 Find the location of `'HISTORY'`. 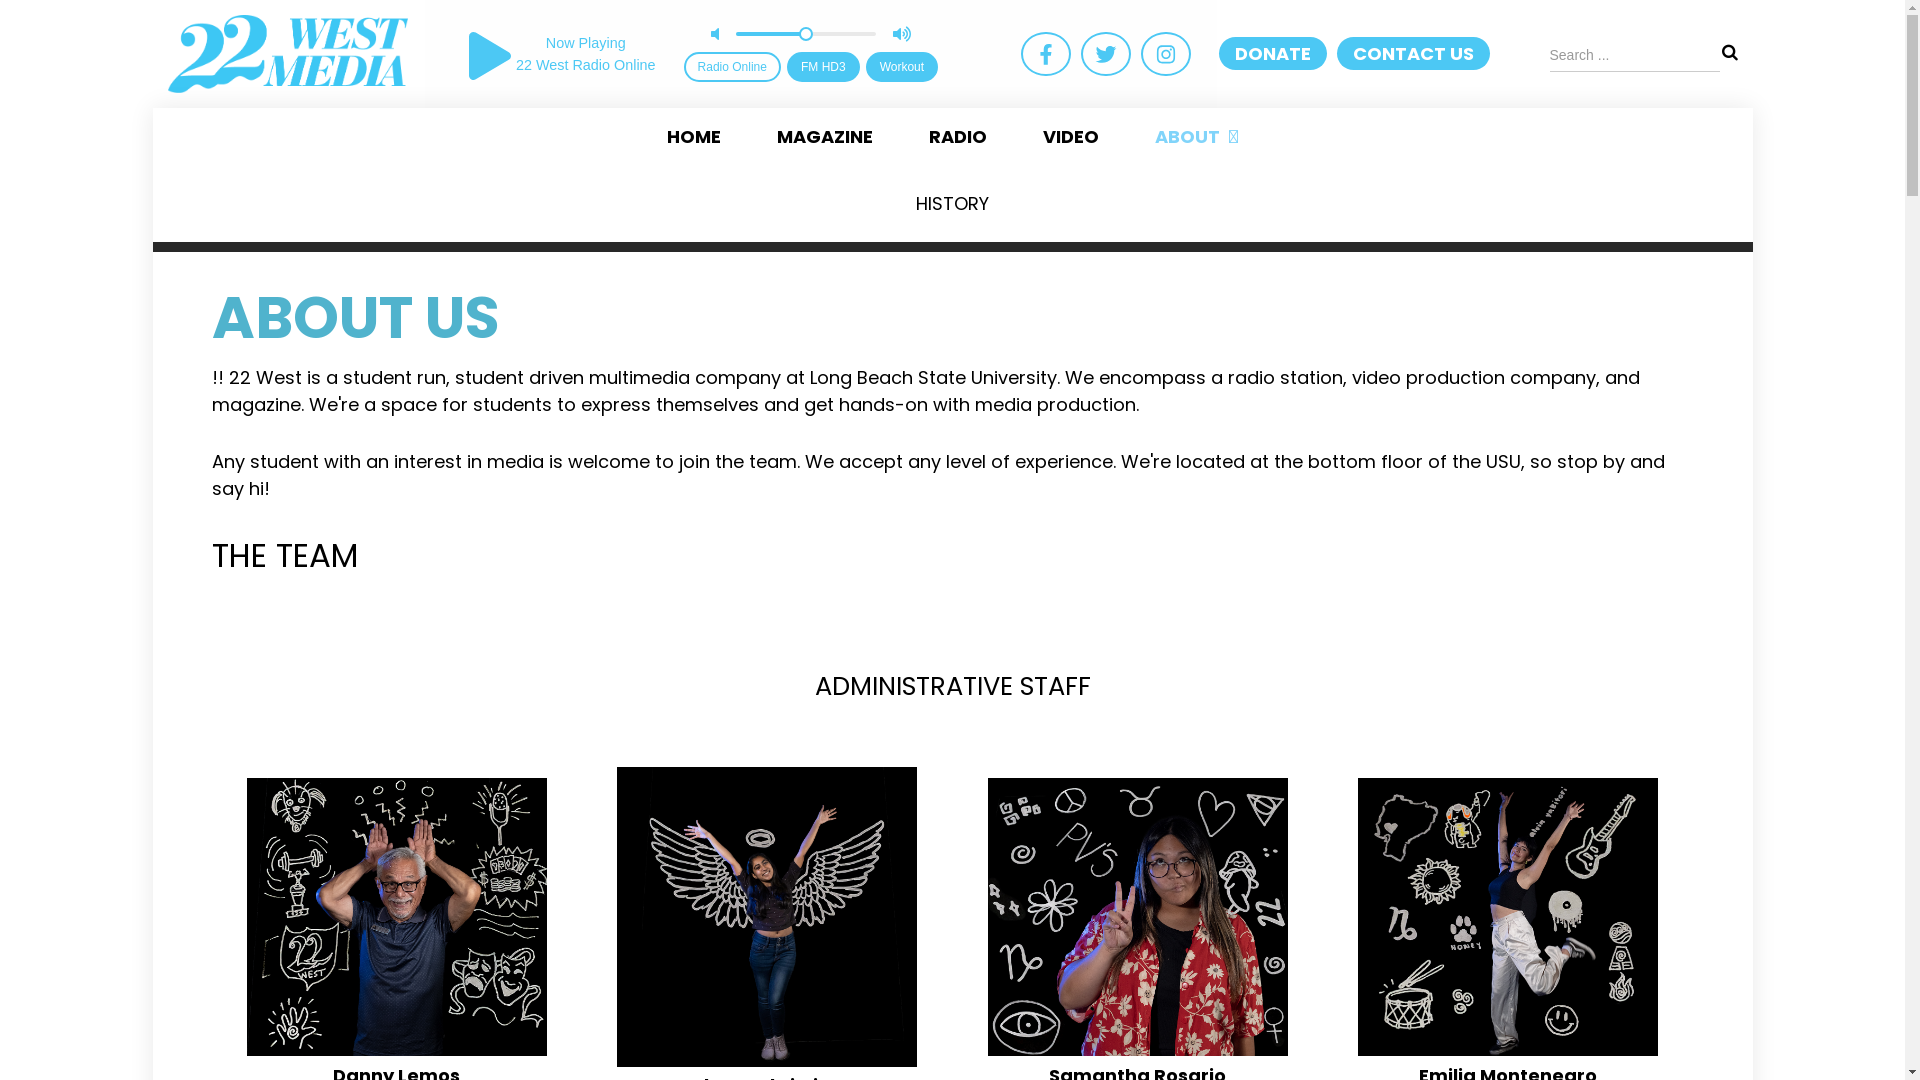

'HISTORY' is located at coordinates (951, 203).